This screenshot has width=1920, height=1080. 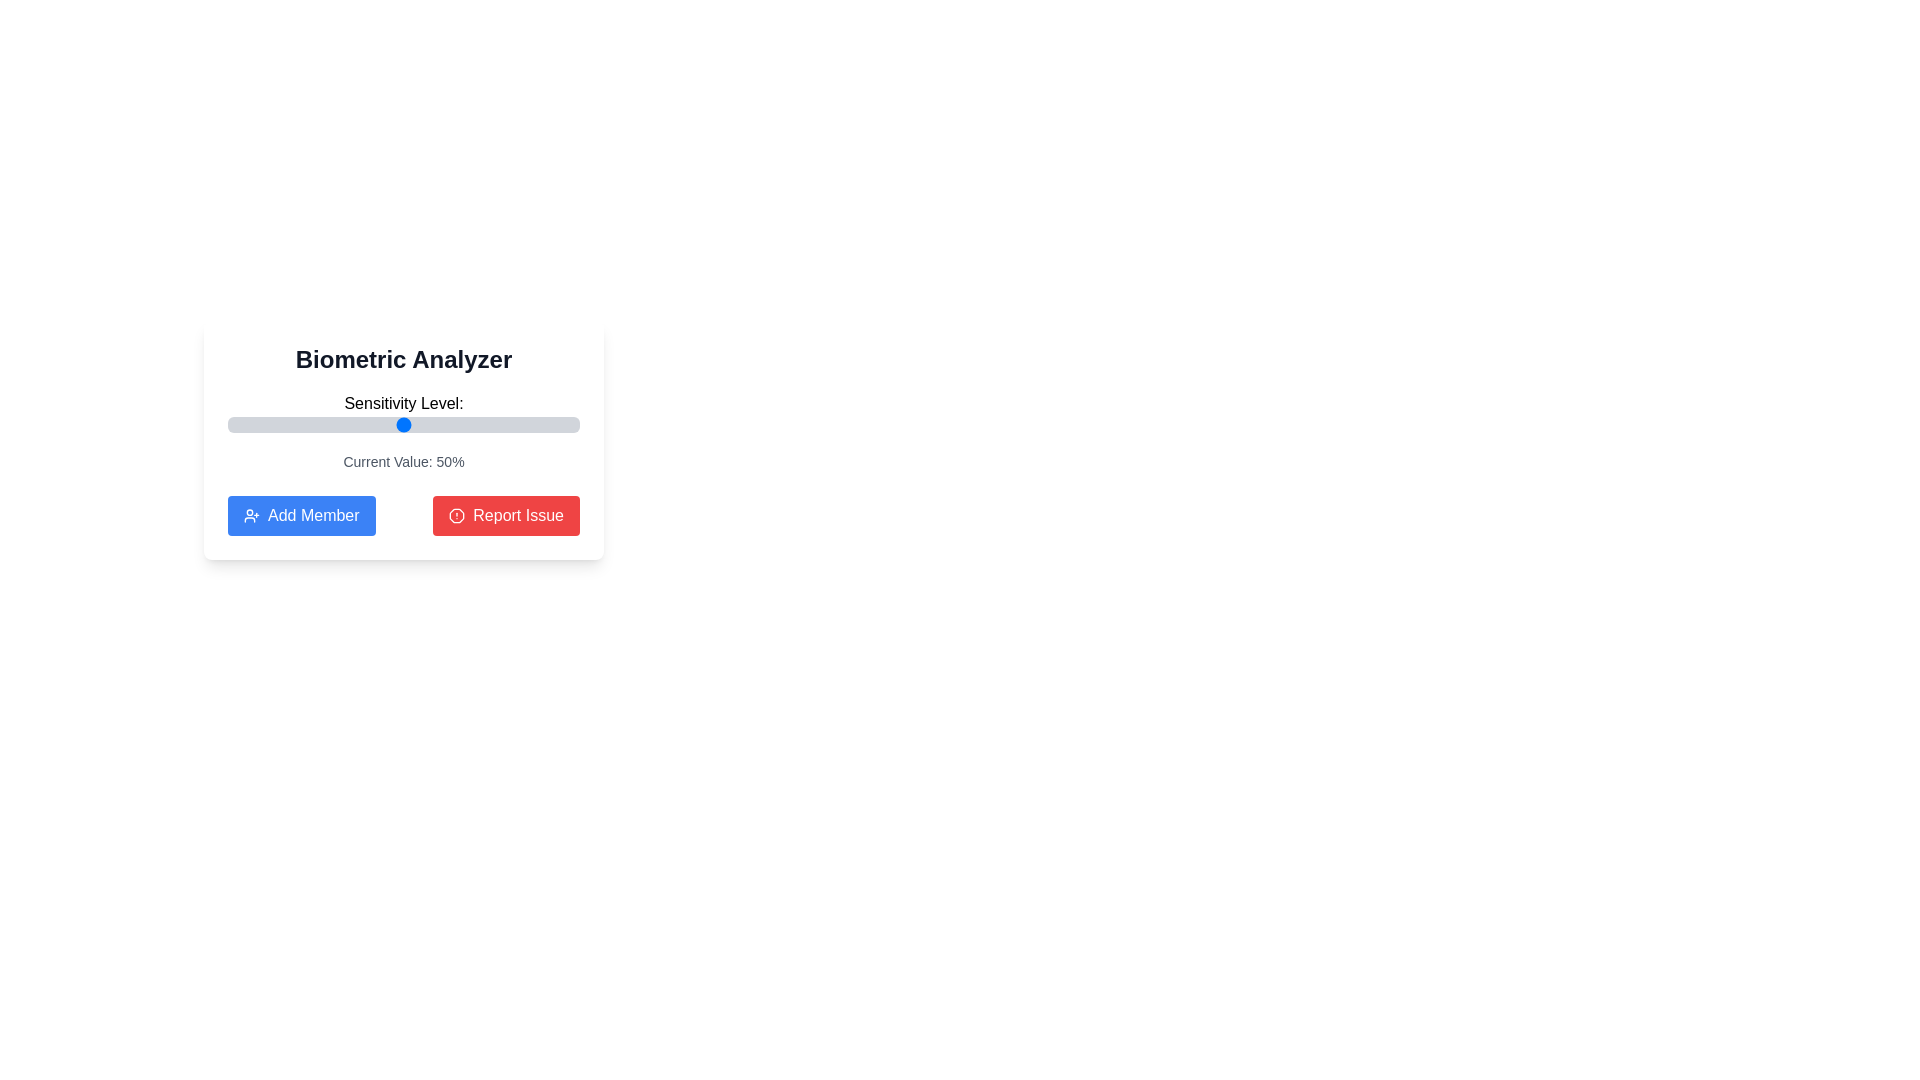 I want to click on the red 'Report Issue' button with white text and a warning icon on the left, located to the right of the 'Add Member' button at the bottom of the card component, so click(x=506, y=515).